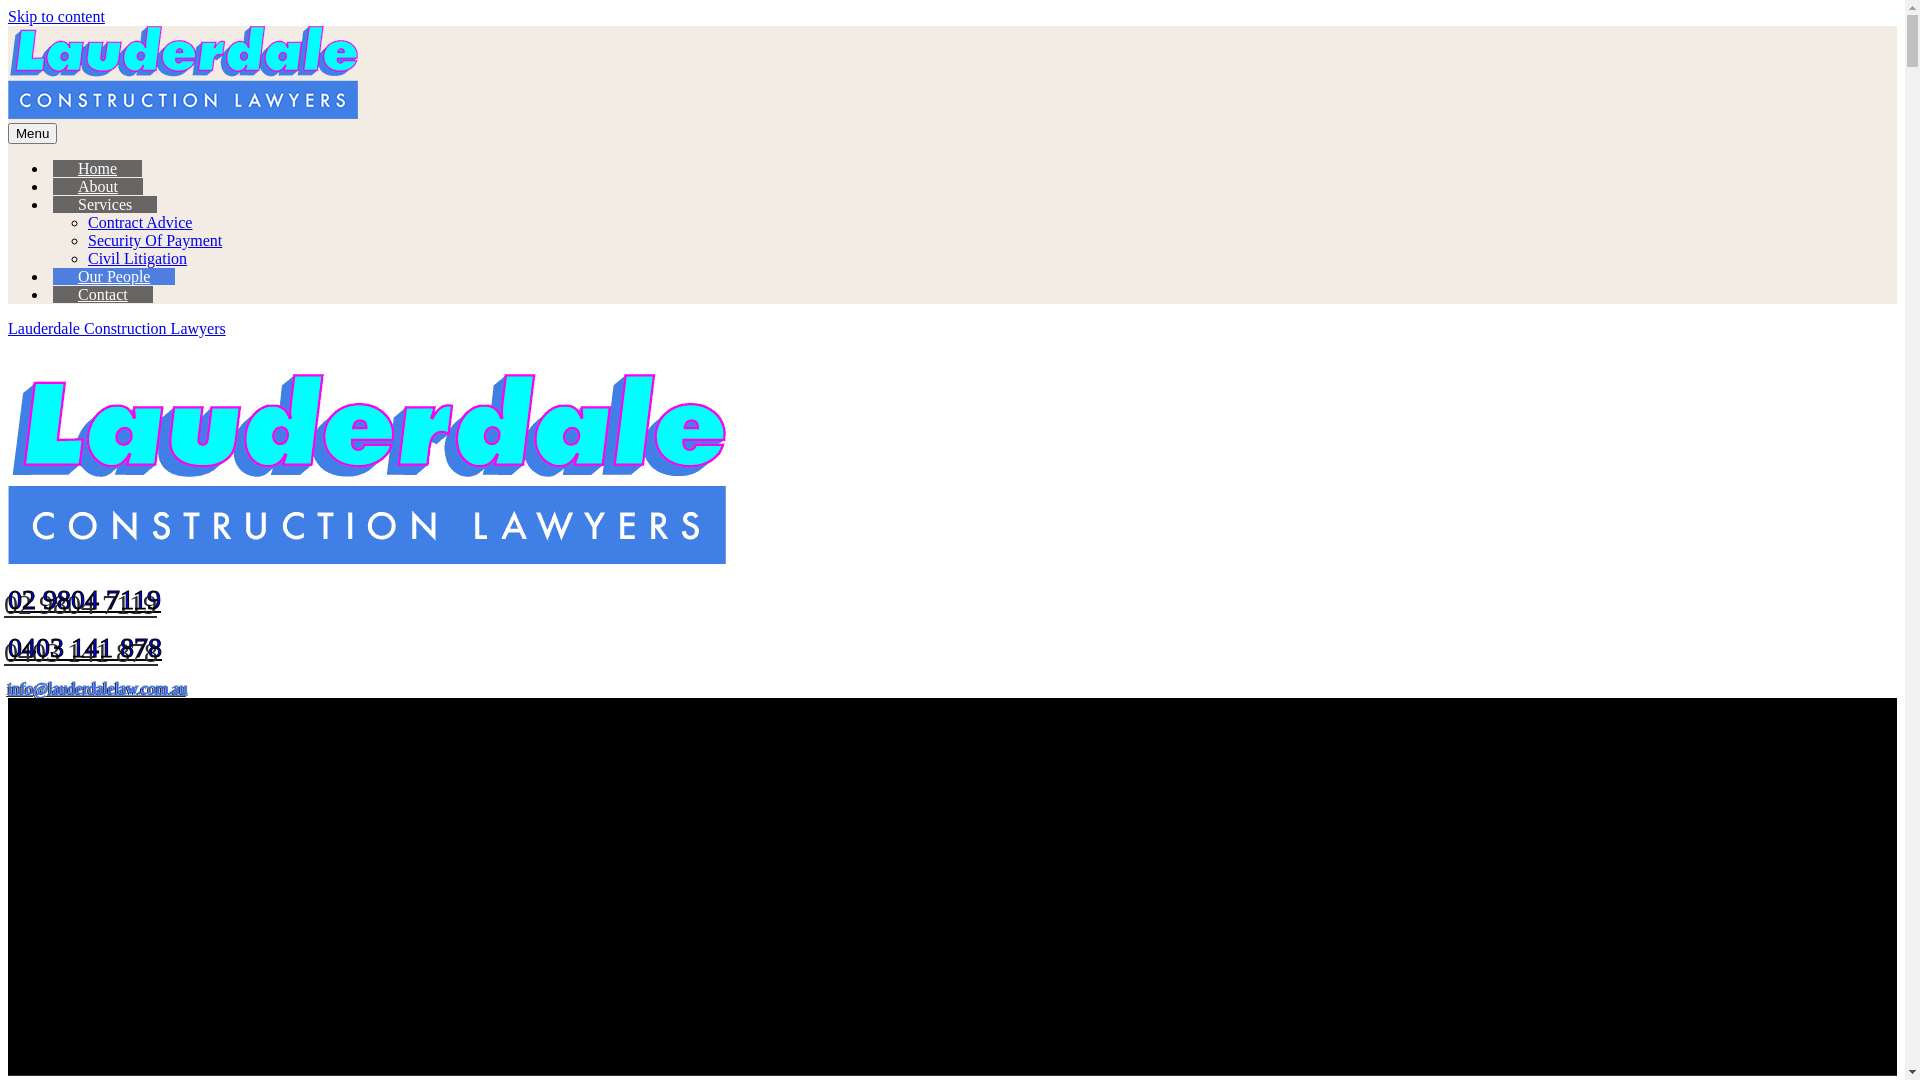  I want to click on 'Contact', so click(101, 294).